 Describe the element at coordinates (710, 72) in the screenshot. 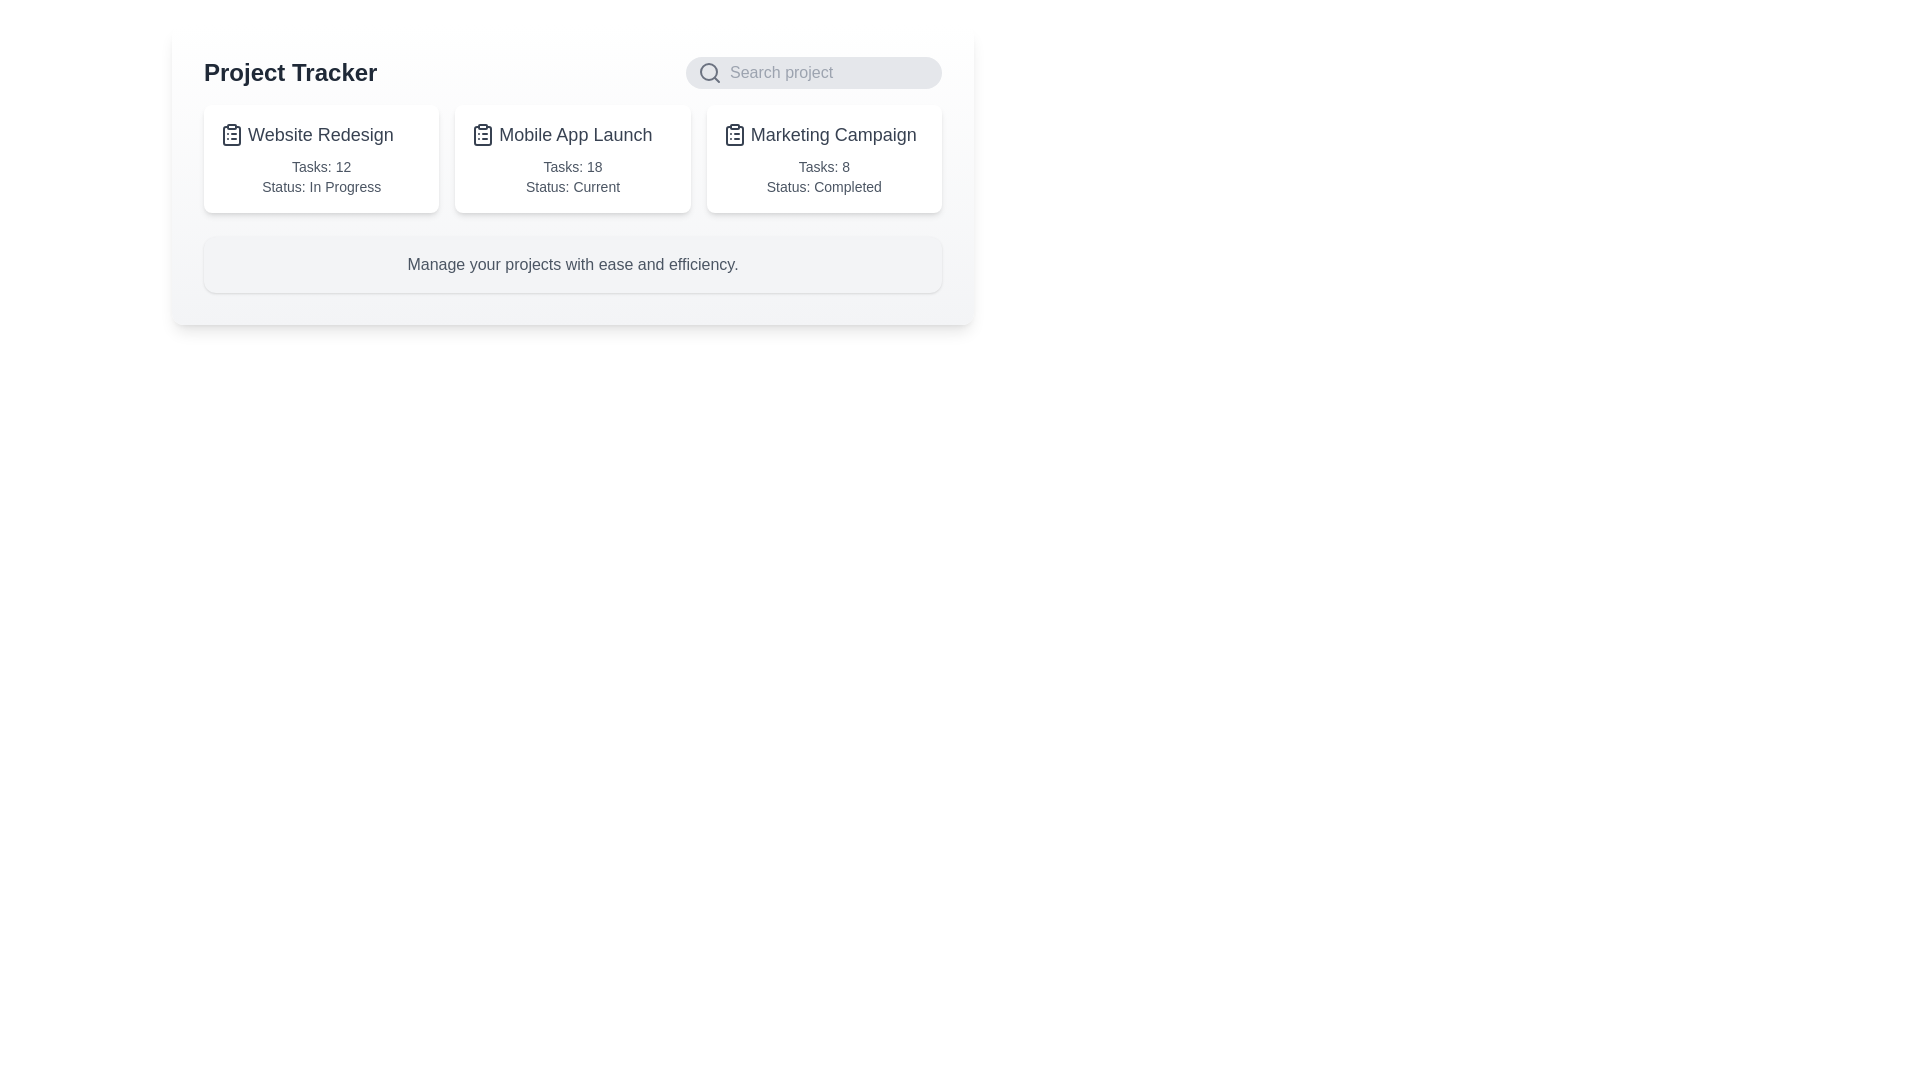

I see `the magnifying glass icon located to the left of the search bar to initiate search` at that location.